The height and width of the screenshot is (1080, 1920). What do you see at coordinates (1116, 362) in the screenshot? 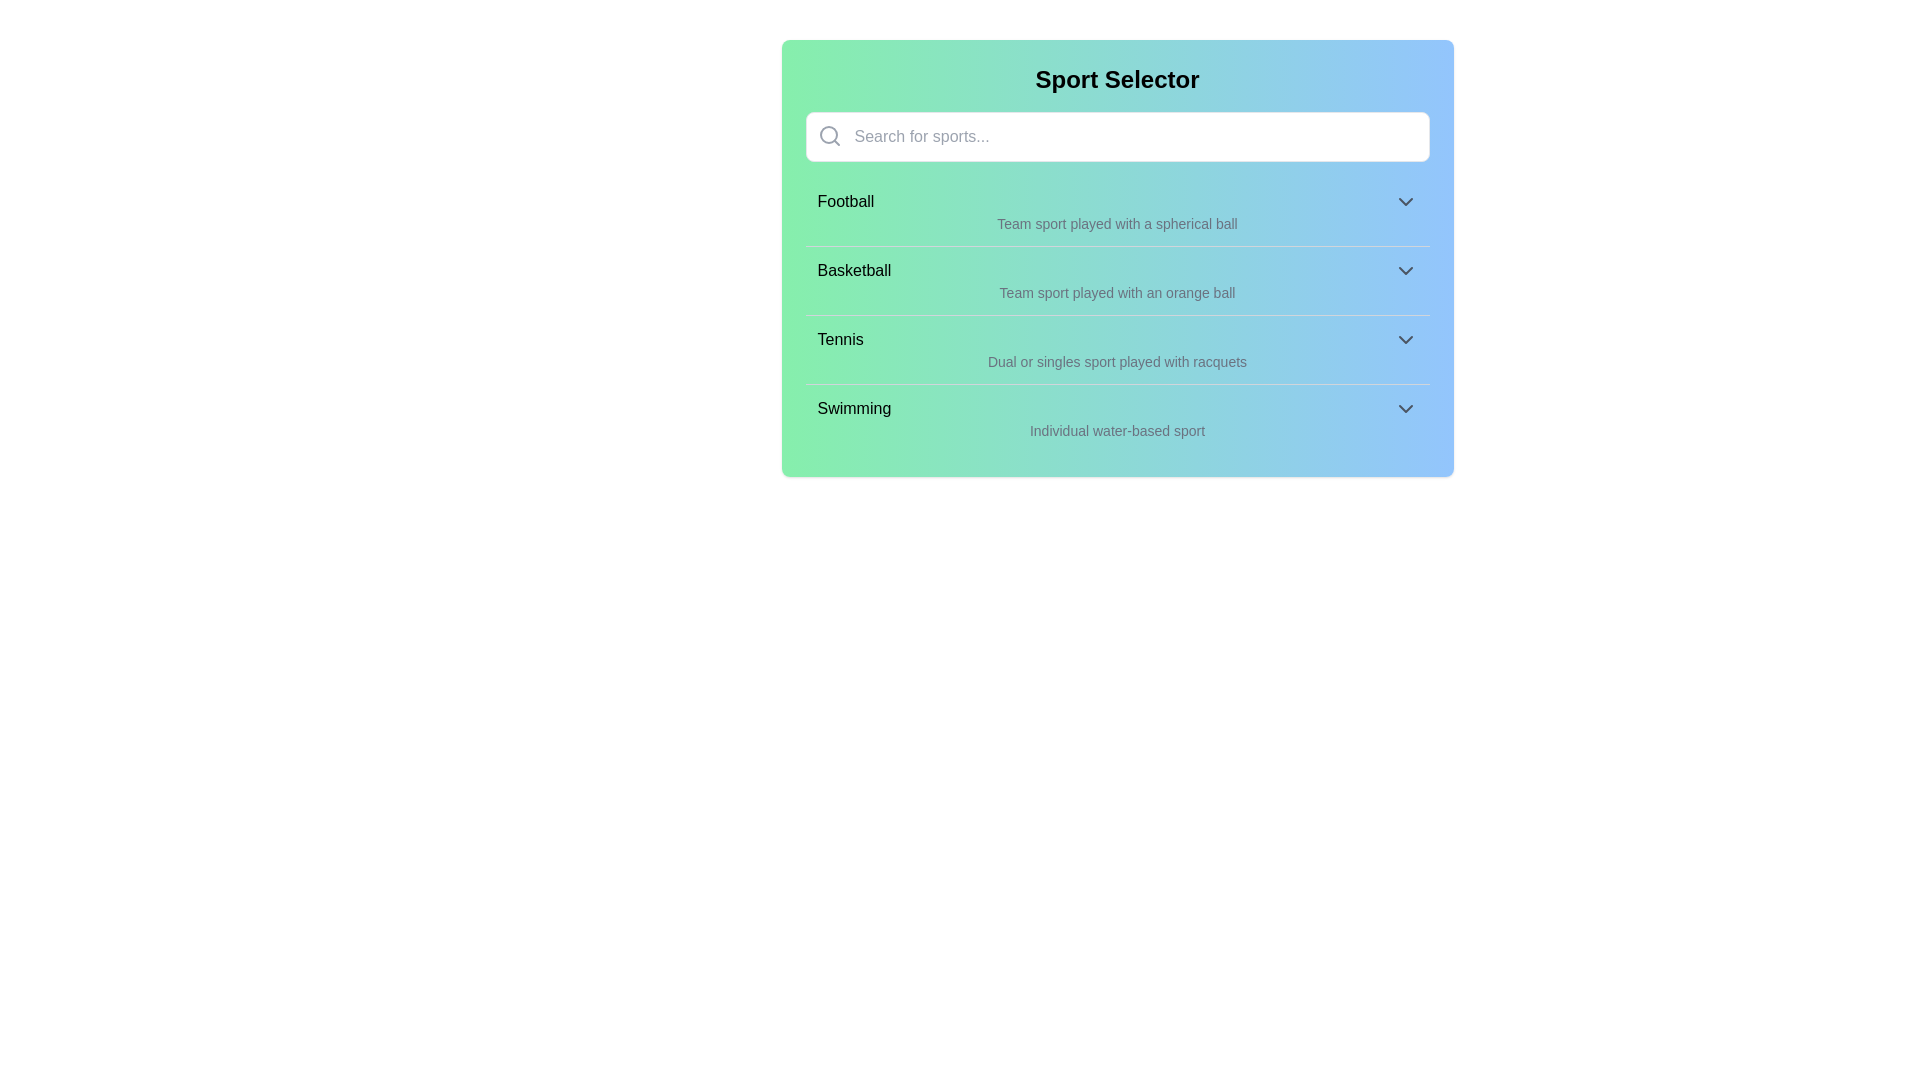
I see `the text label reading 'Dual or singles sport played with racquets', which is visually secondary and located beneath the larger text 'Tennis' in the dropdown menu entry` at bounding box center [1116, 362].